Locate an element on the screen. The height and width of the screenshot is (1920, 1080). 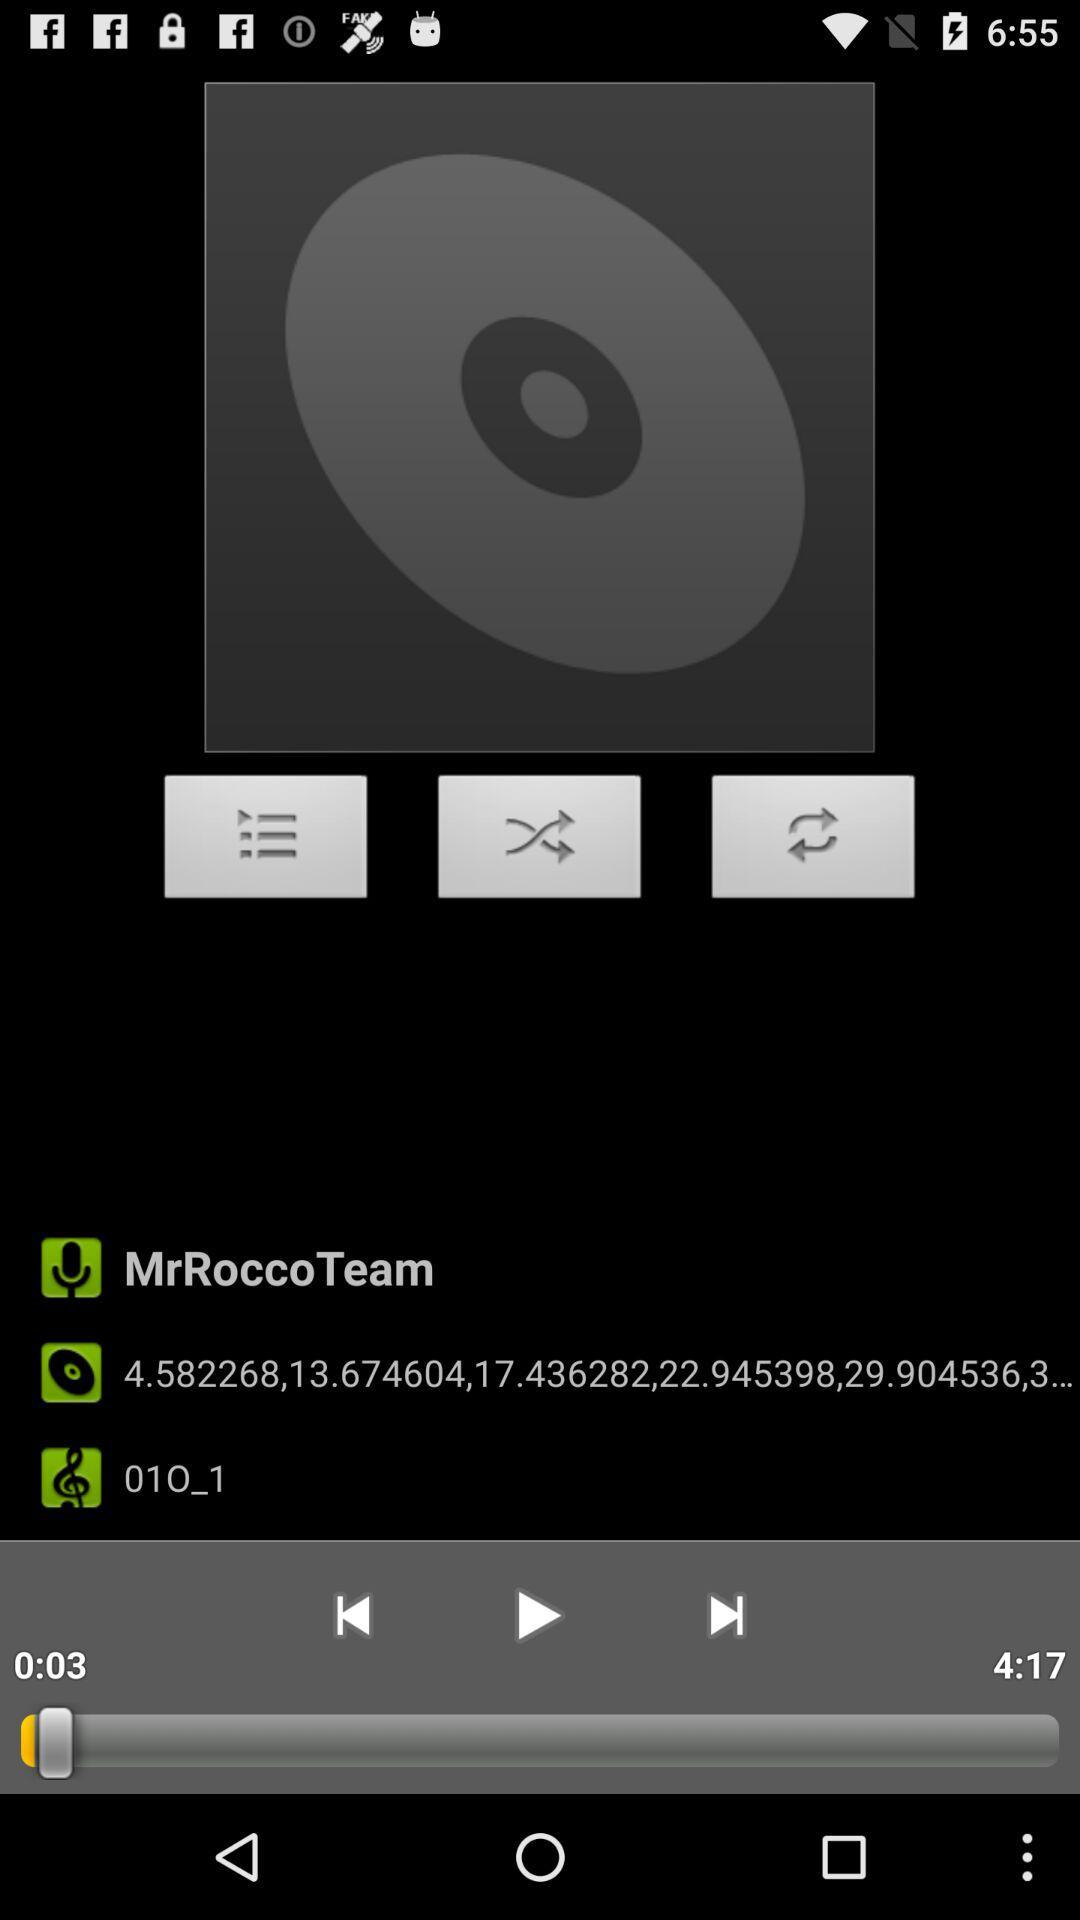
the skip_next icon is located at coordinates (726, 1727).